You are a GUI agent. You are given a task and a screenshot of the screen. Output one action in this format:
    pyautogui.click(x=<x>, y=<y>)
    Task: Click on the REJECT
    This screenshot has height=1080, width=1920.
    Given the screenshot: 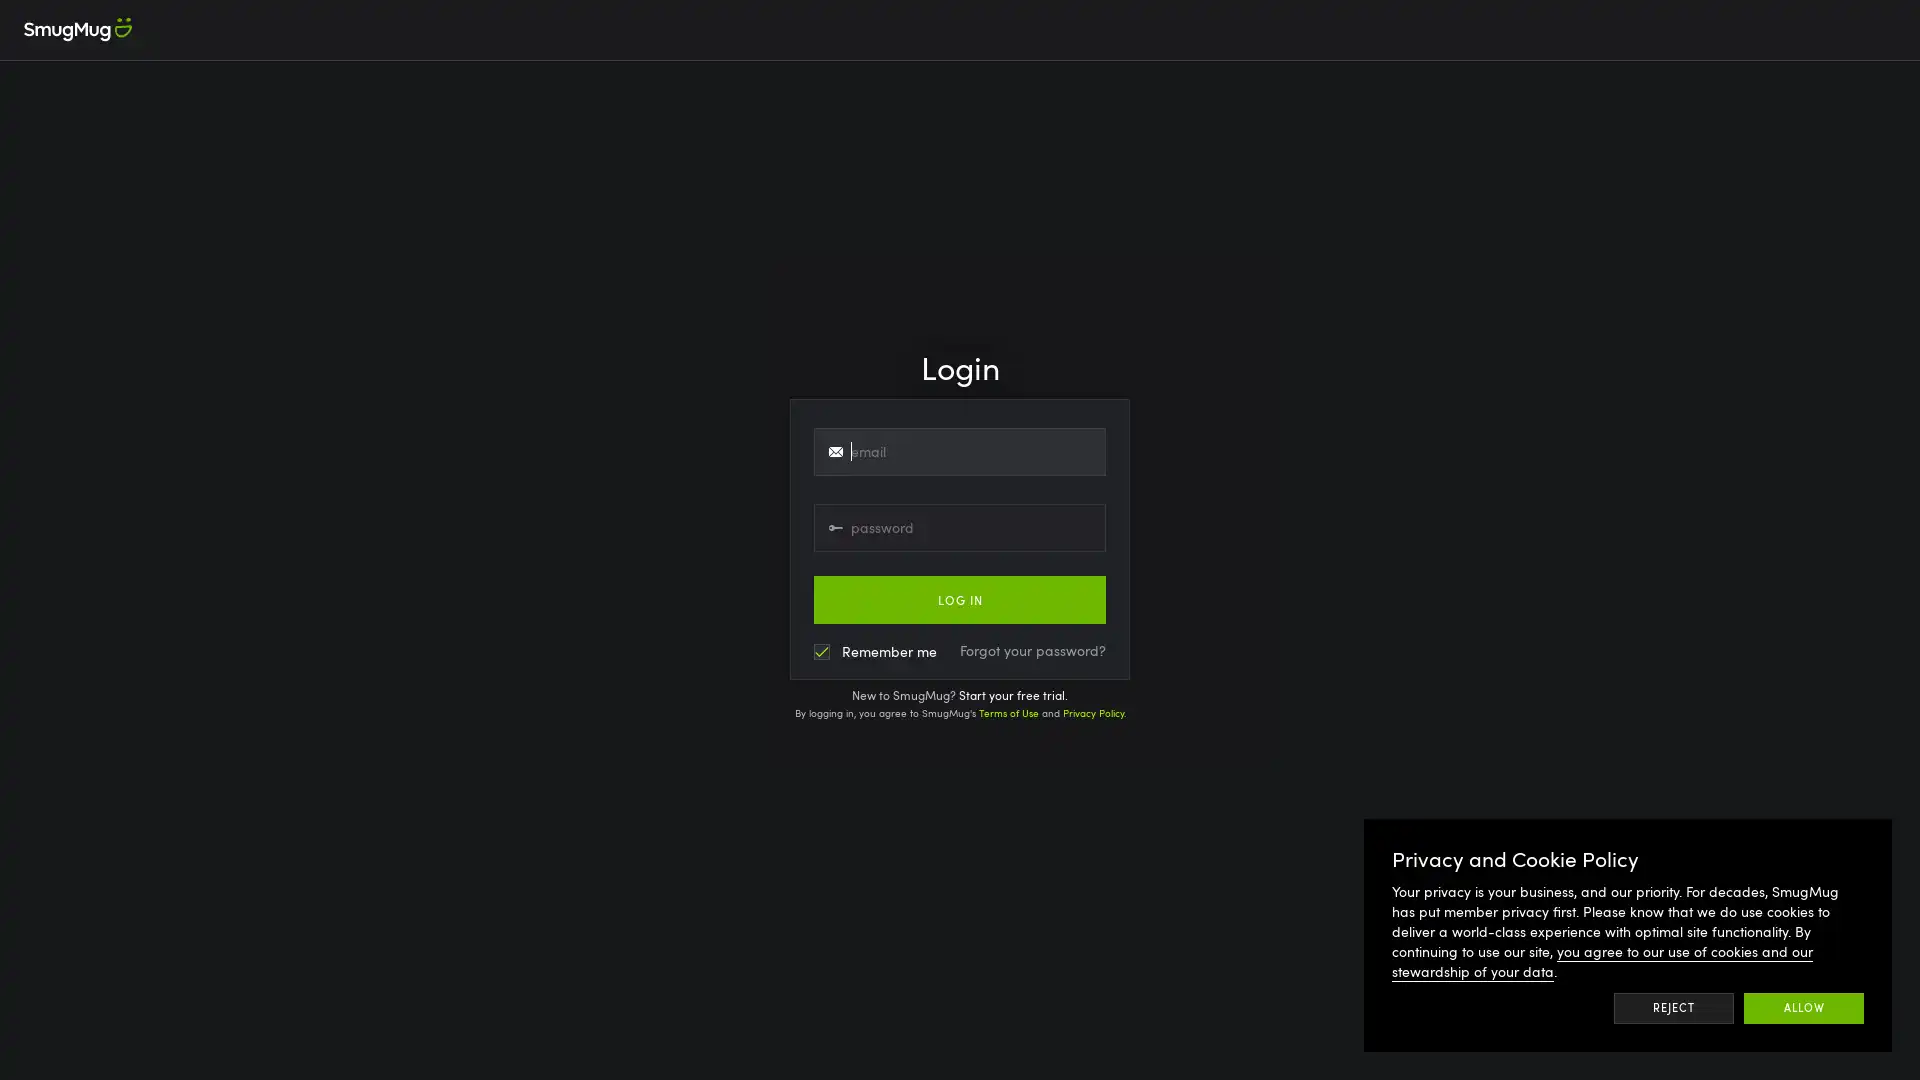 What is the action you would take?
    pyautogui.click(x=1673, y=1007)
    